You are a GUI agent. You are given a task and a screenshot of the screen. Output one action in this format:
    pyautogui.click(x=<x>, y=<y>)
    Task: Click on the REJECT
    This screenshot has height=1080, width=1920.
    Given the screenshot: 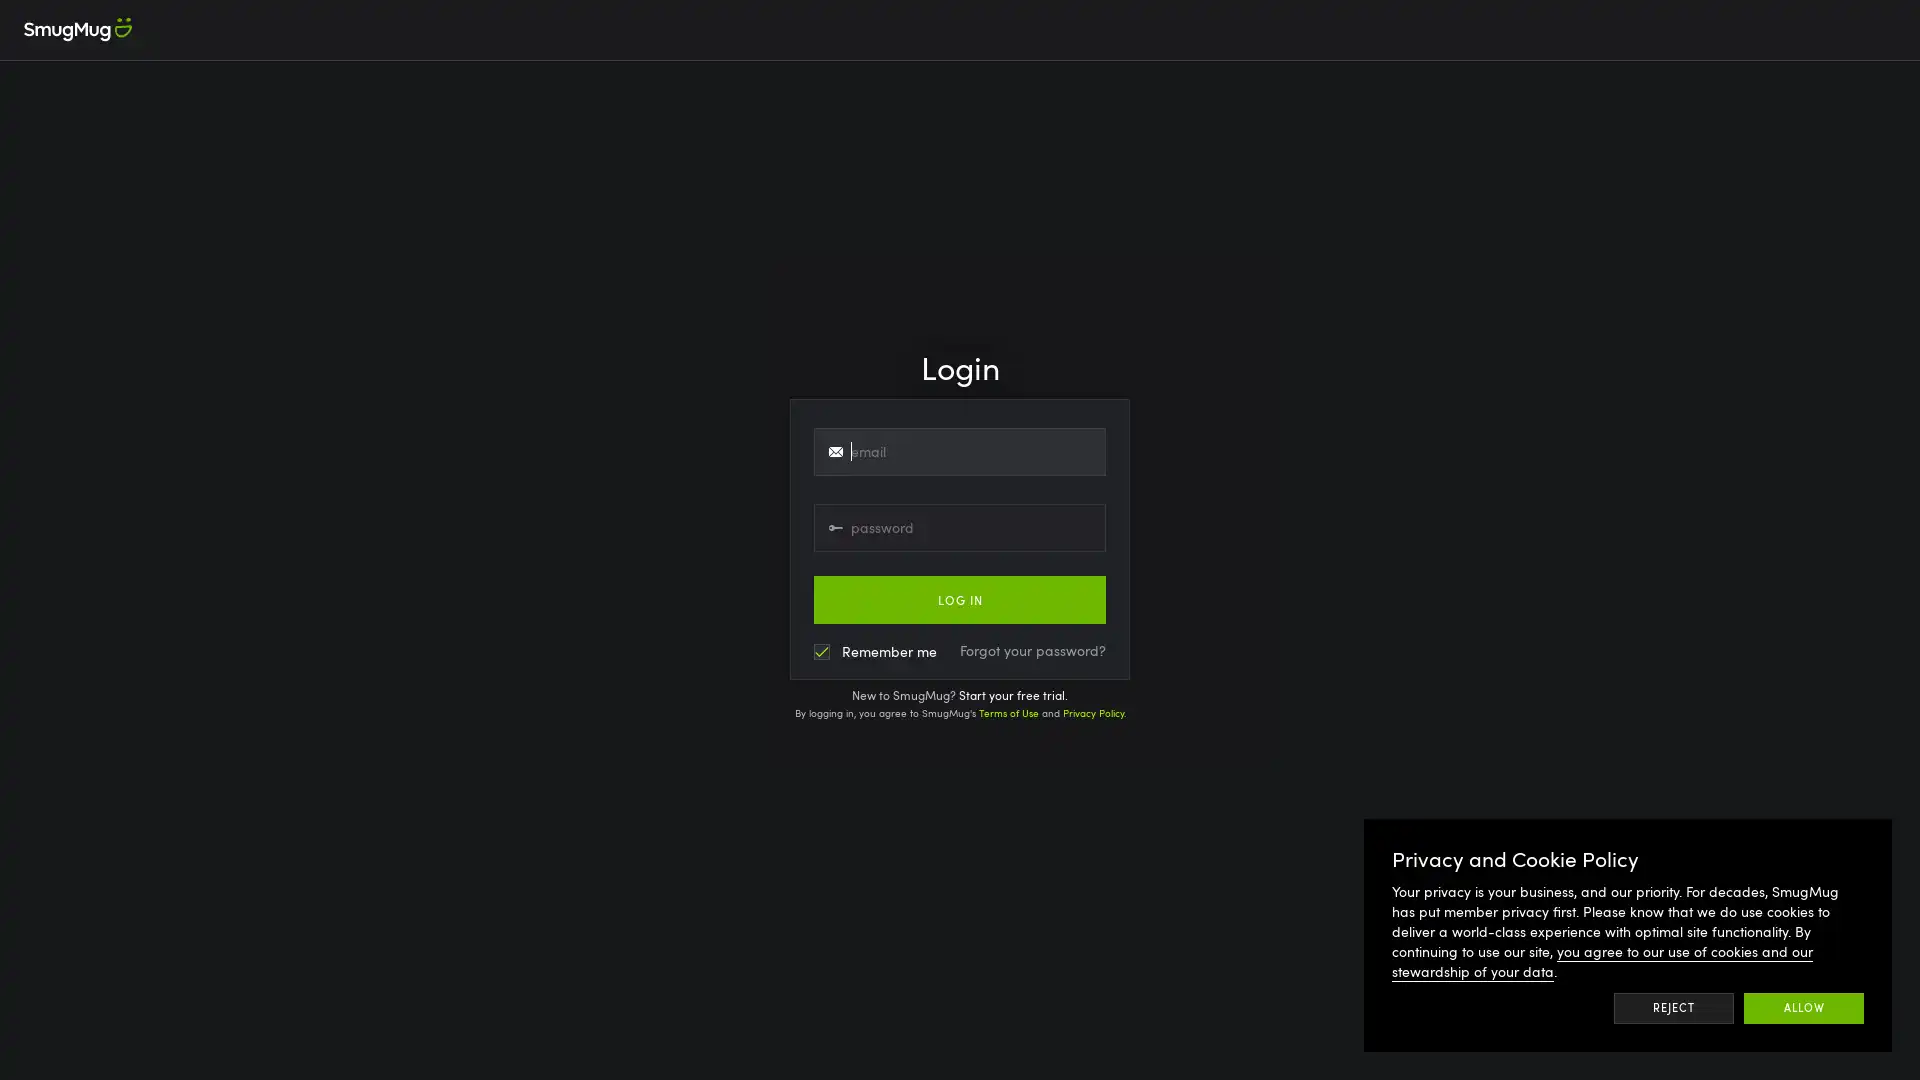 What is the action you would take?
    pyautogui.click(x=1673, y=1007)
    